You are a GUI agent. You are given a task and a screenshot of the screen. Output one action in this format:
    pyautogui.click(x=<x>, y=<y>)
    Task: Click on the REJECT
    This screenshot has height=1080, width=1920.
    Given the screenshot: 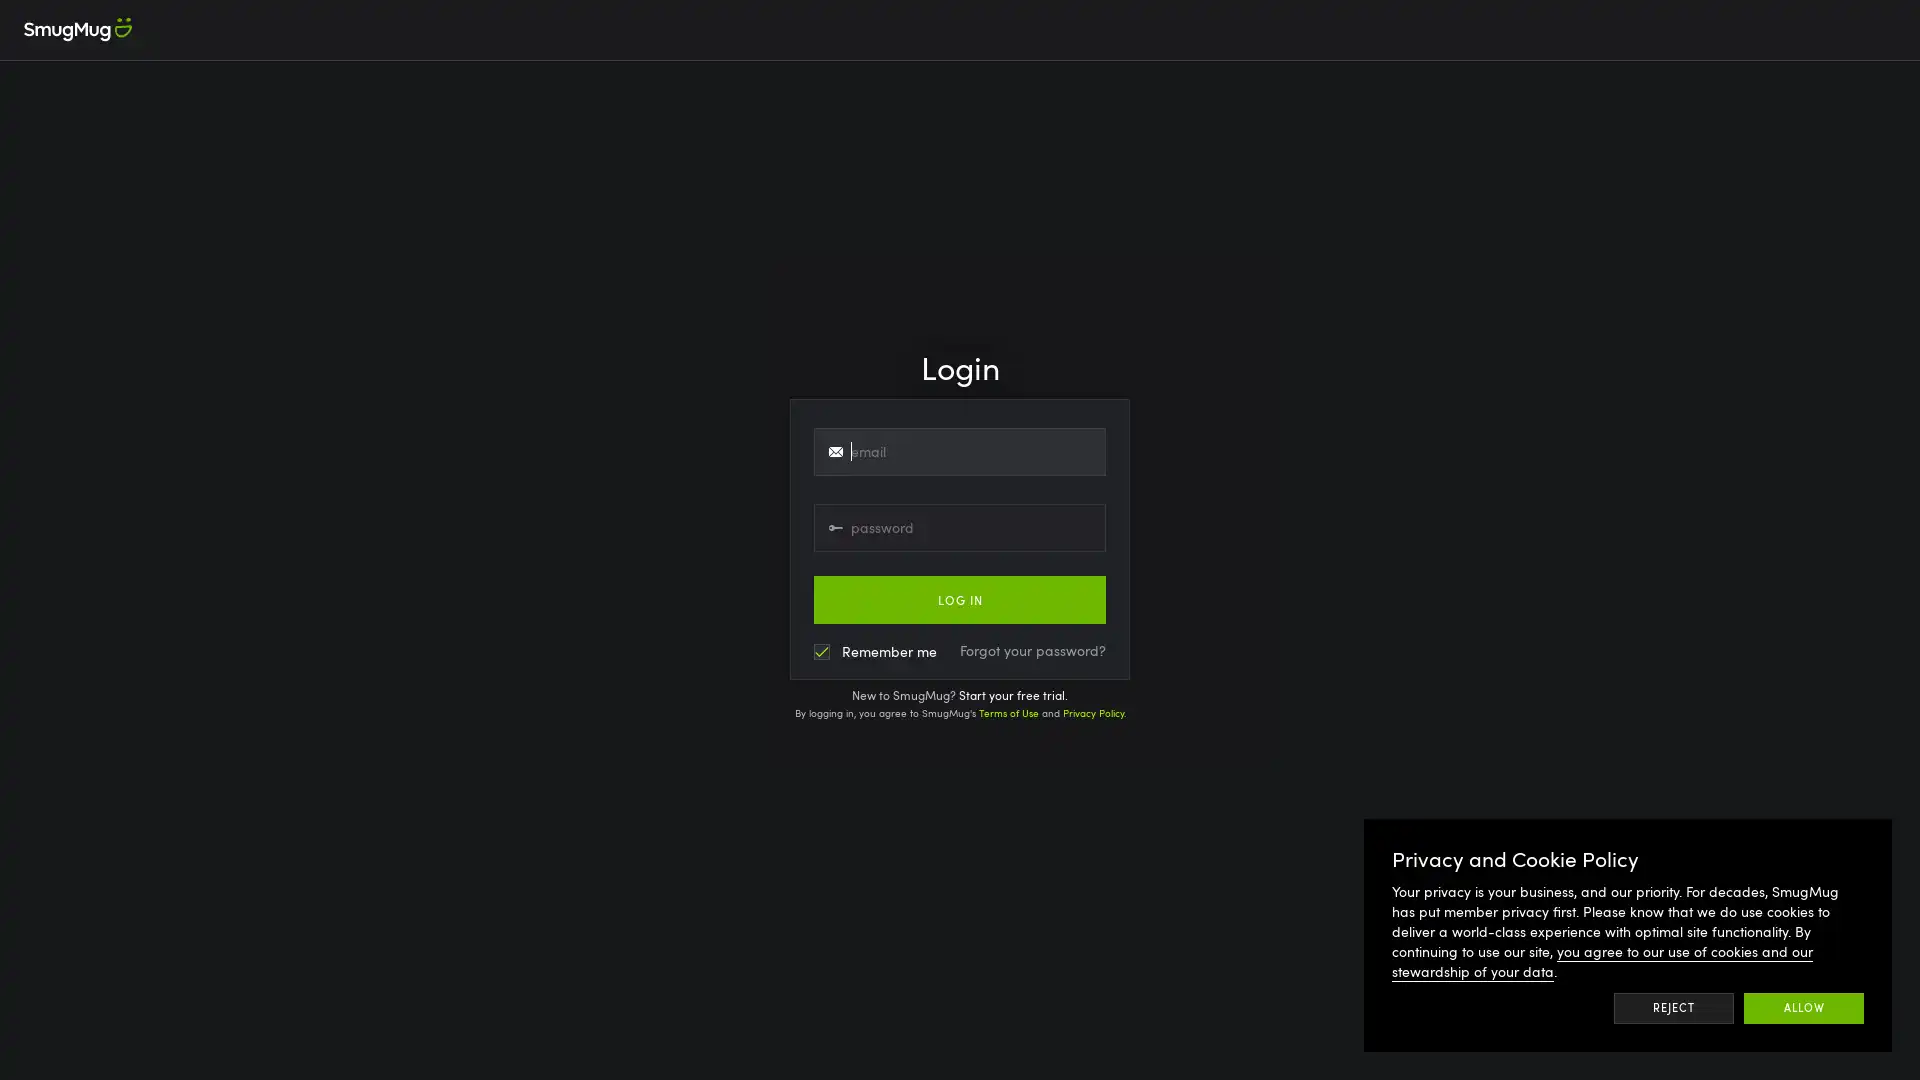 What is the action you would take?
    pyautogui.click(x=1673, y=1007)
    